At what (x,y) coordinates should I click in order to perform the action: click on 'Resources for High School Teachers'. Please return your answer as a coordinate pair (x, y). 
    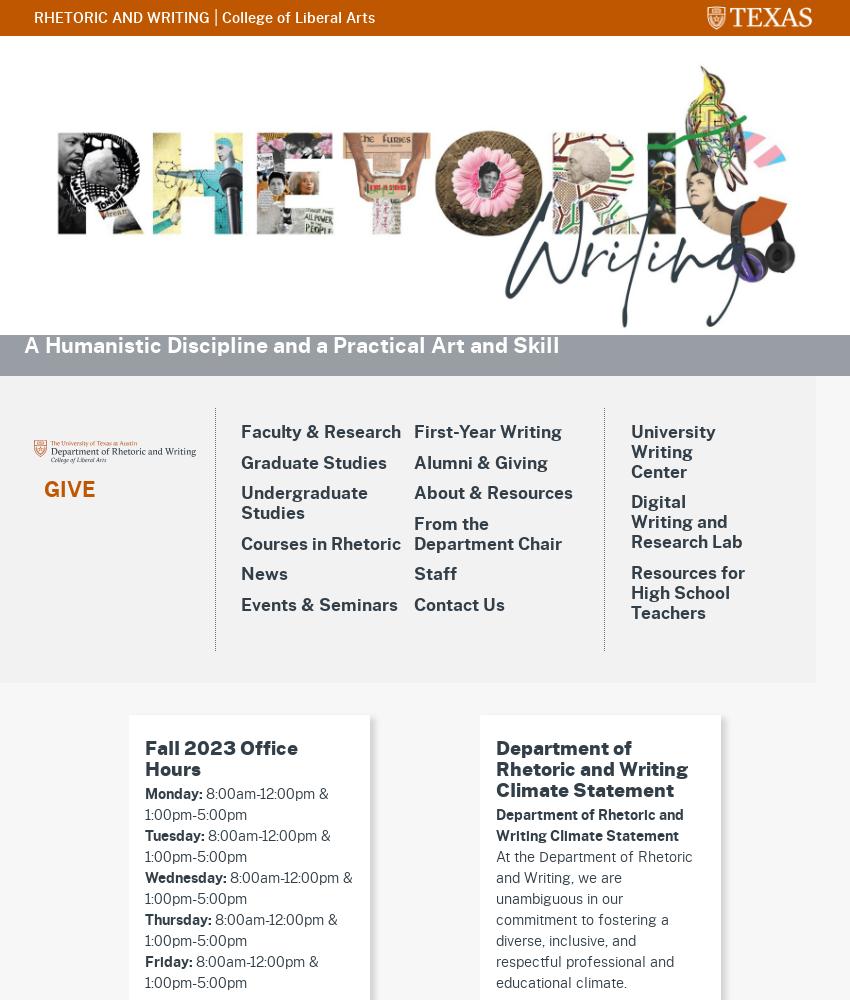
    Looking at the image, I should click on (629, 592).